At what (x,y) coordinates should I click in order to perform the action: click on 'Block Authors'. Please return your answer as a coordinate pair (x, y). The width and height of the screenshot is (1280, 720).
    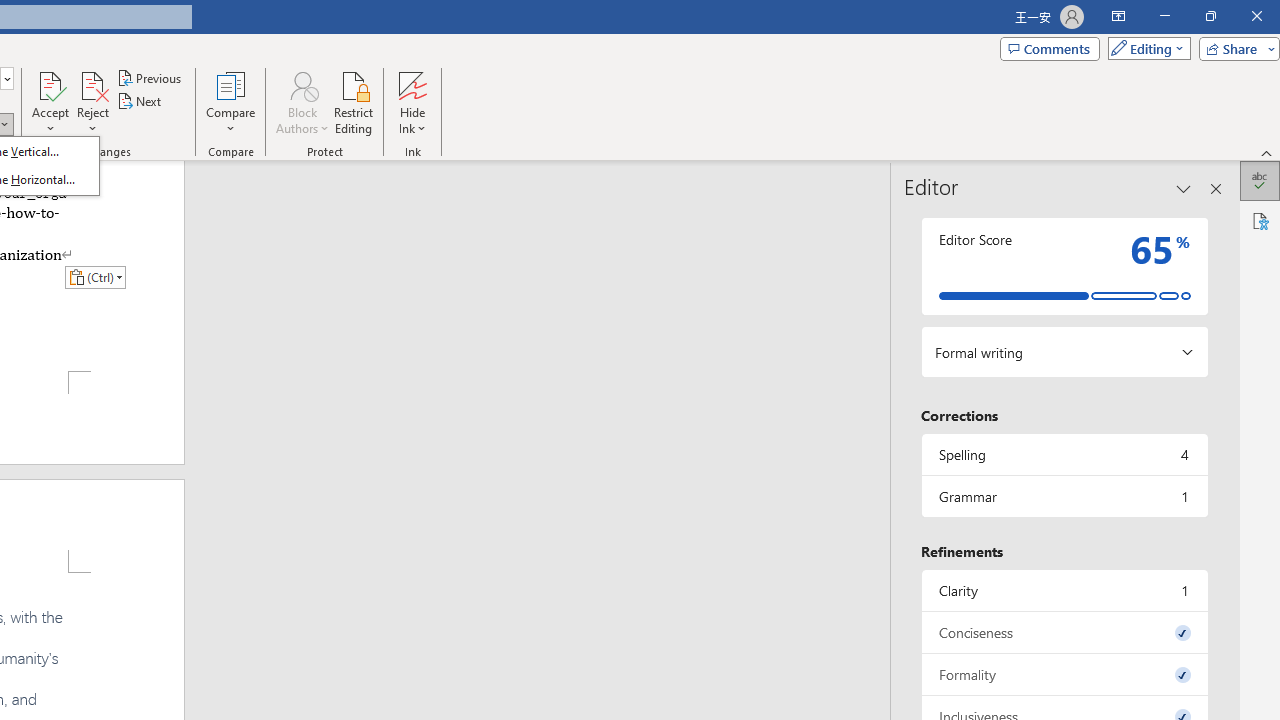
    Looking at the image, I should click on (301, 103).